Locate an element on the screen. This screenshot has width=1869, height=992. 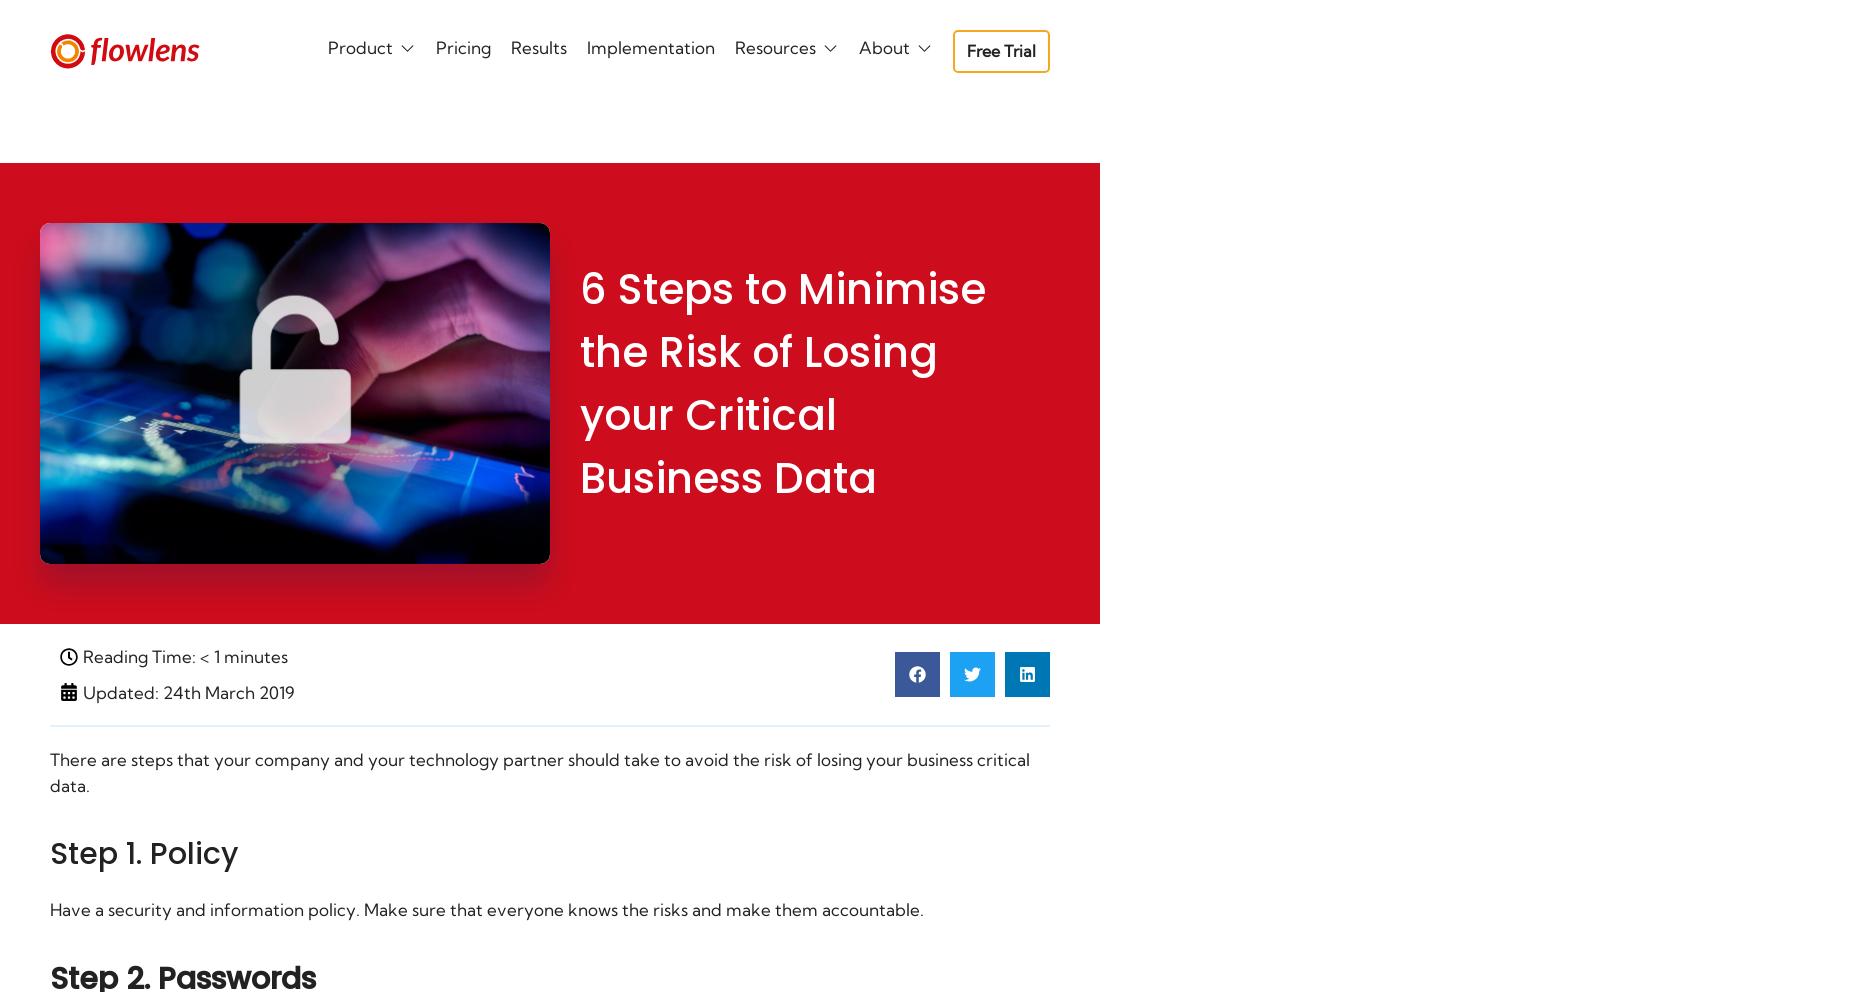
'Deliver on time, plan materials, stay on top of progress.' is located at coordinates (547, 204).